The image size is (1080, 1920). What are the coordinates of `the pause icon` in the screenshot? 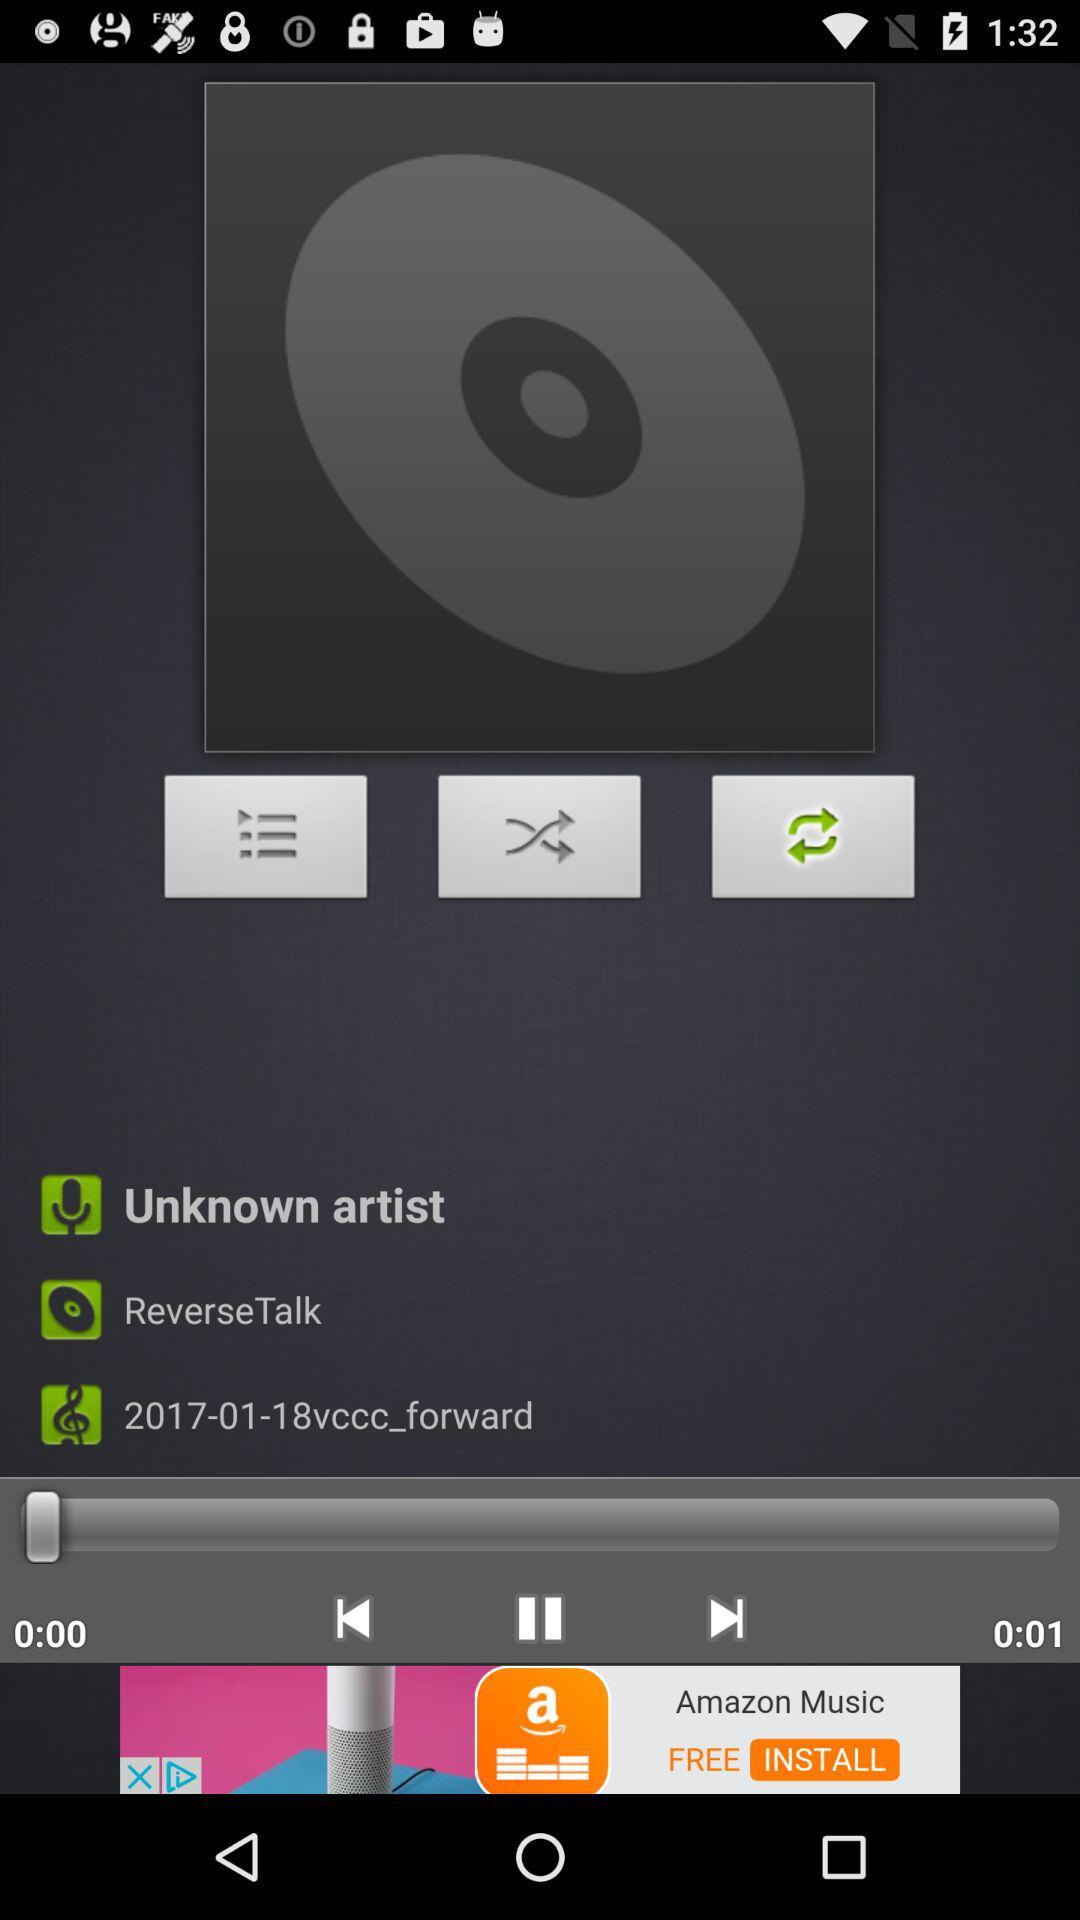 It's located at (538, 1730).